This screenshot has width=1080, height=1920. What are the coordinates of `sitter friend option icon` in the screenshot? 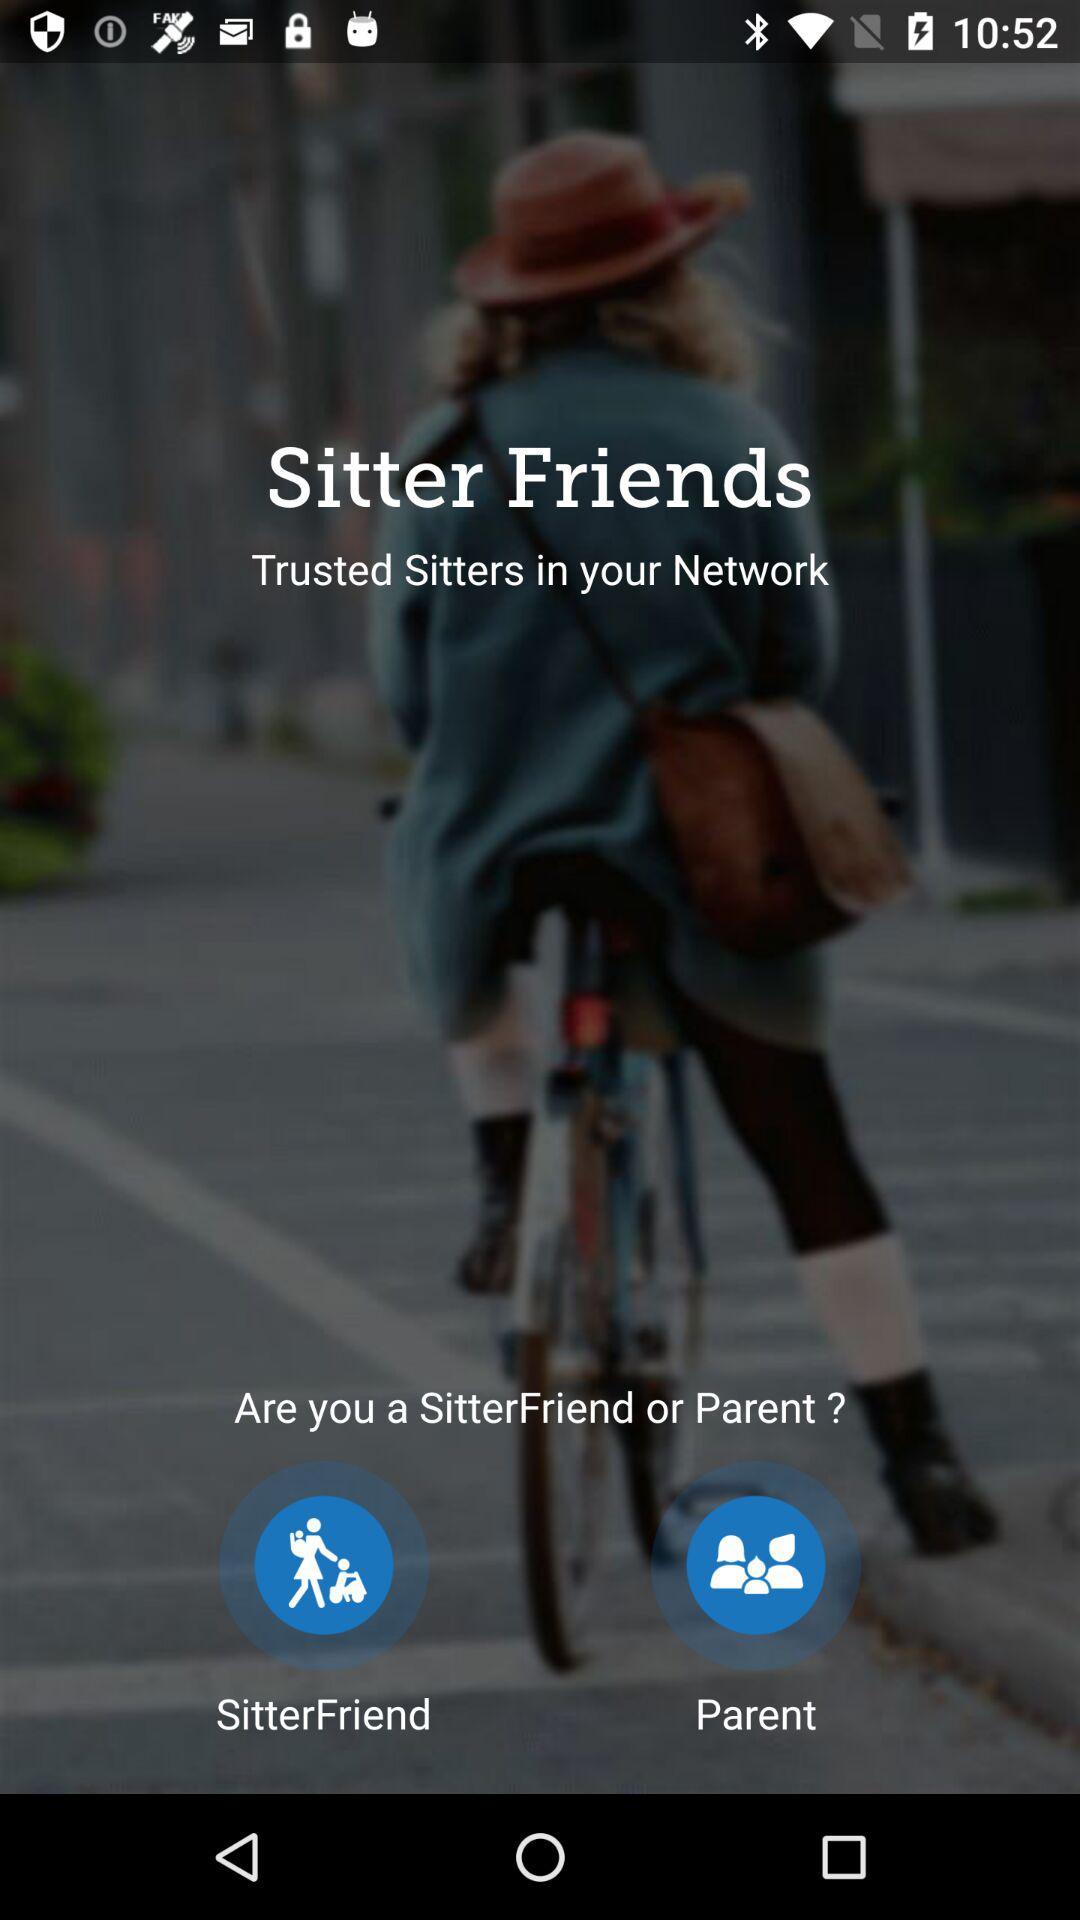 It's located at (323, 1564).